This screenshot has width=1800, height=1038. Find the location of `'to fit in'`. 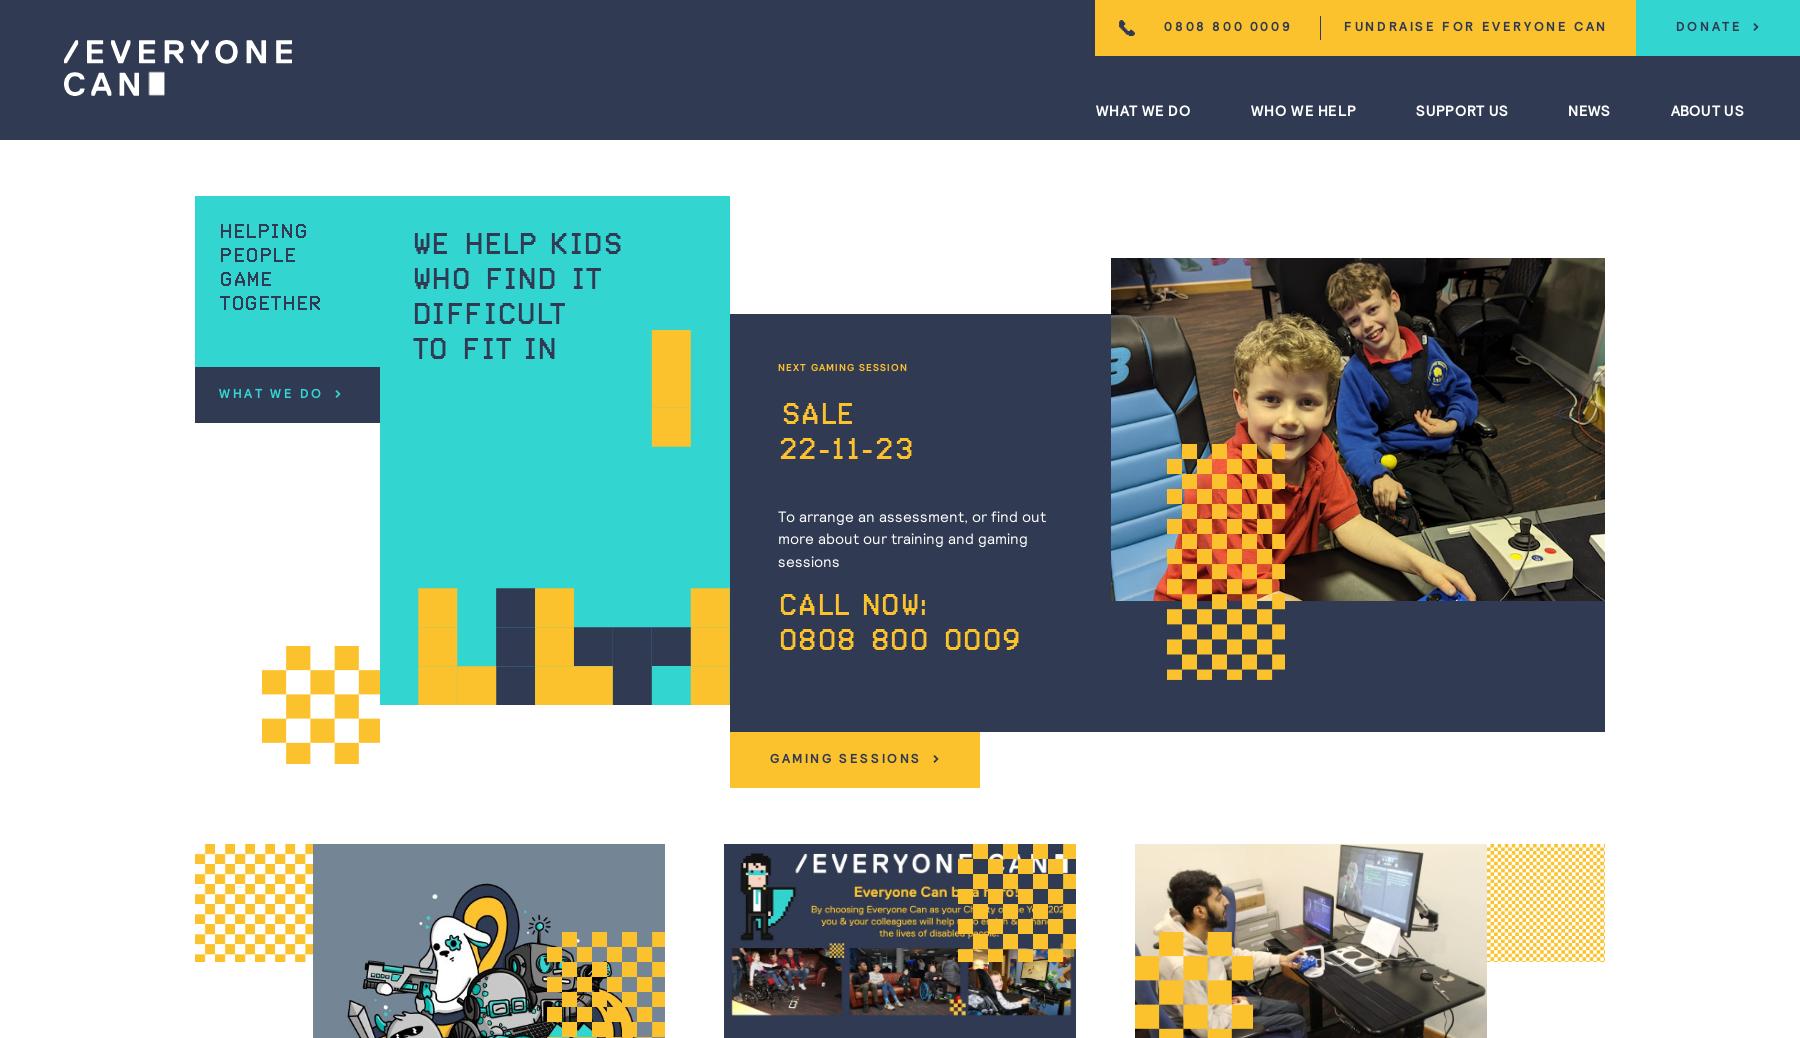

'to fit in' is located at coordinates (410, 350).